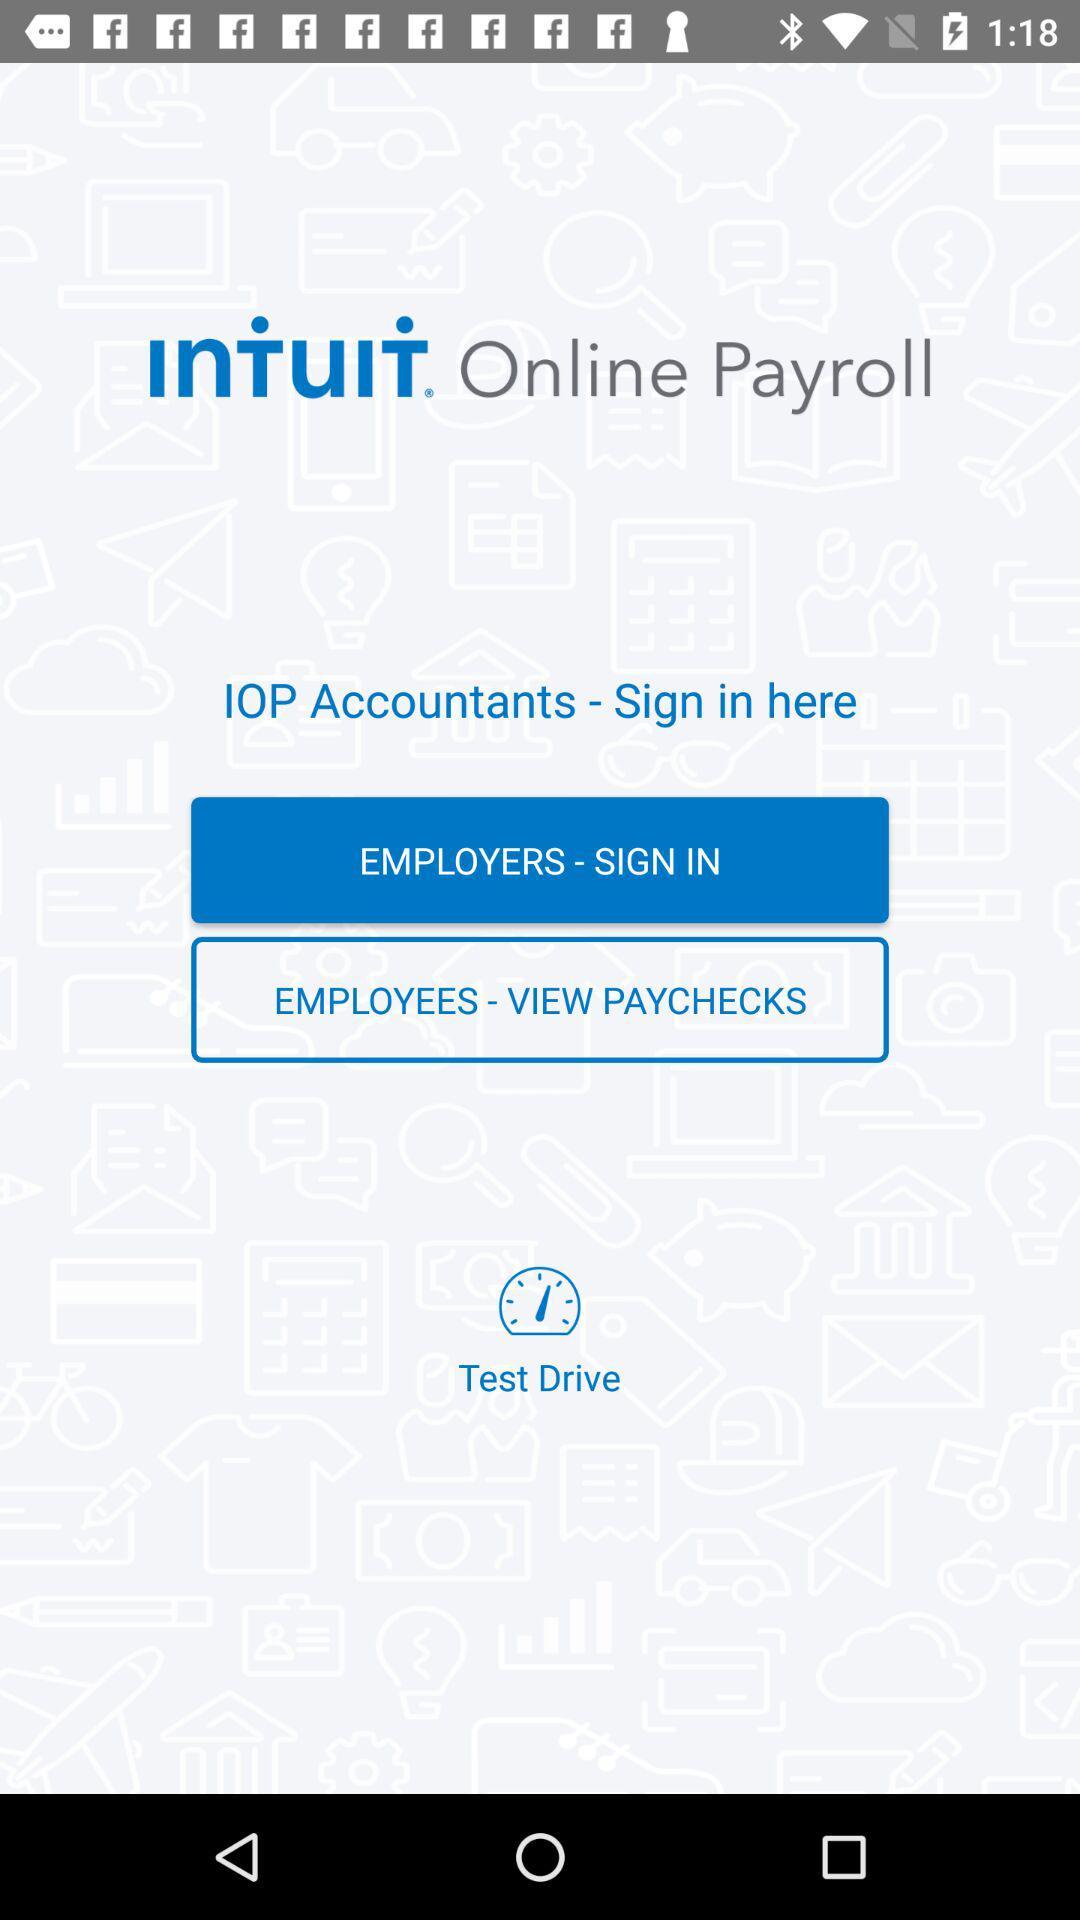 The image size is (1080, 1920). Describe the element at coordinates (538, 1333) in the screenshot. I see `test drive item` at that location.